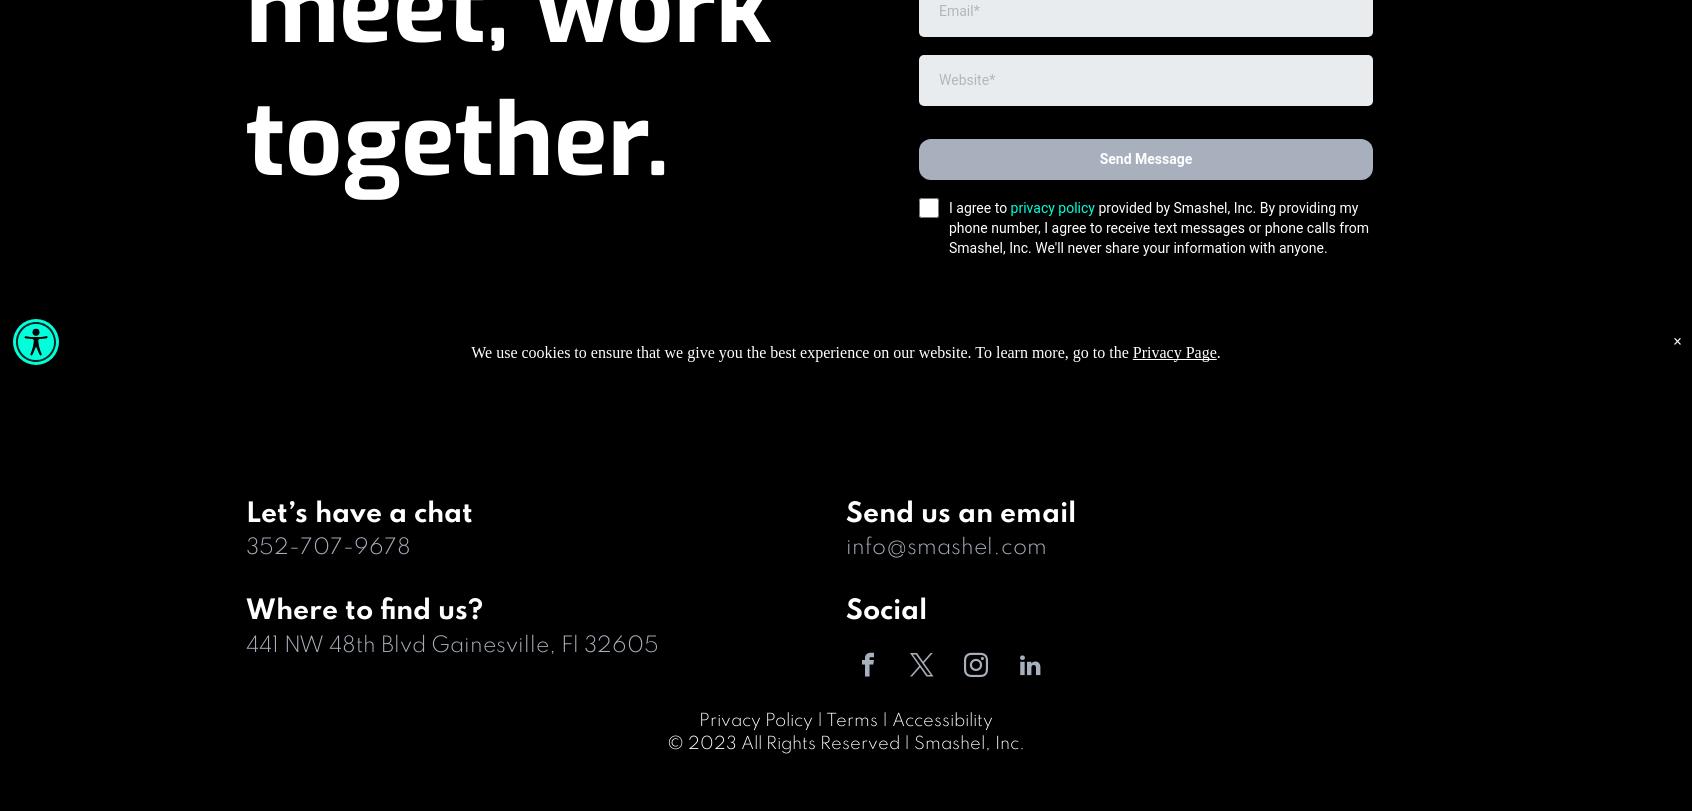 Image resolution: width=1692 pixels, height=811 pixels. Describe the element at coordinates (961, 512) in the screenshot. I see `'Send us an email'` at that location.